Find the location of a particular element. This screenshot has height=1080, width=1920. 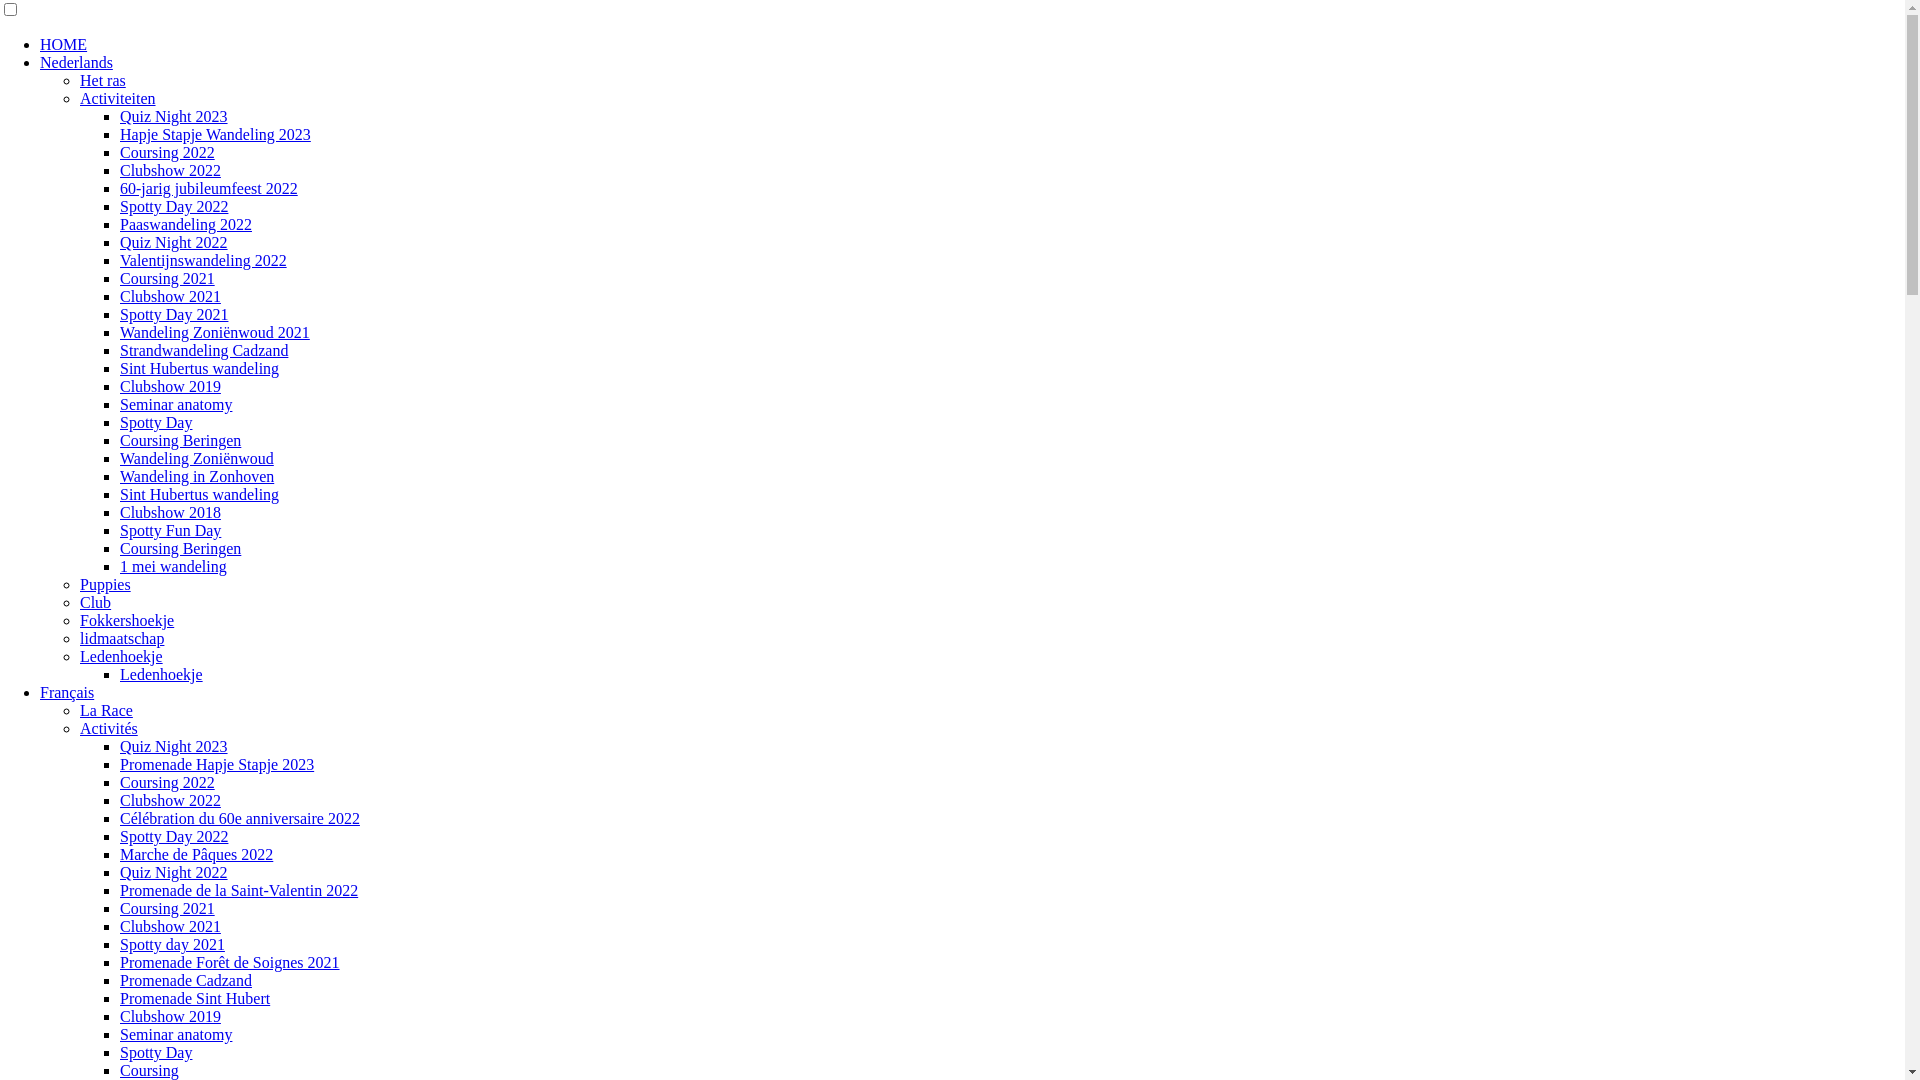

'Coursing 2022' is located at coordinates (167, 151).